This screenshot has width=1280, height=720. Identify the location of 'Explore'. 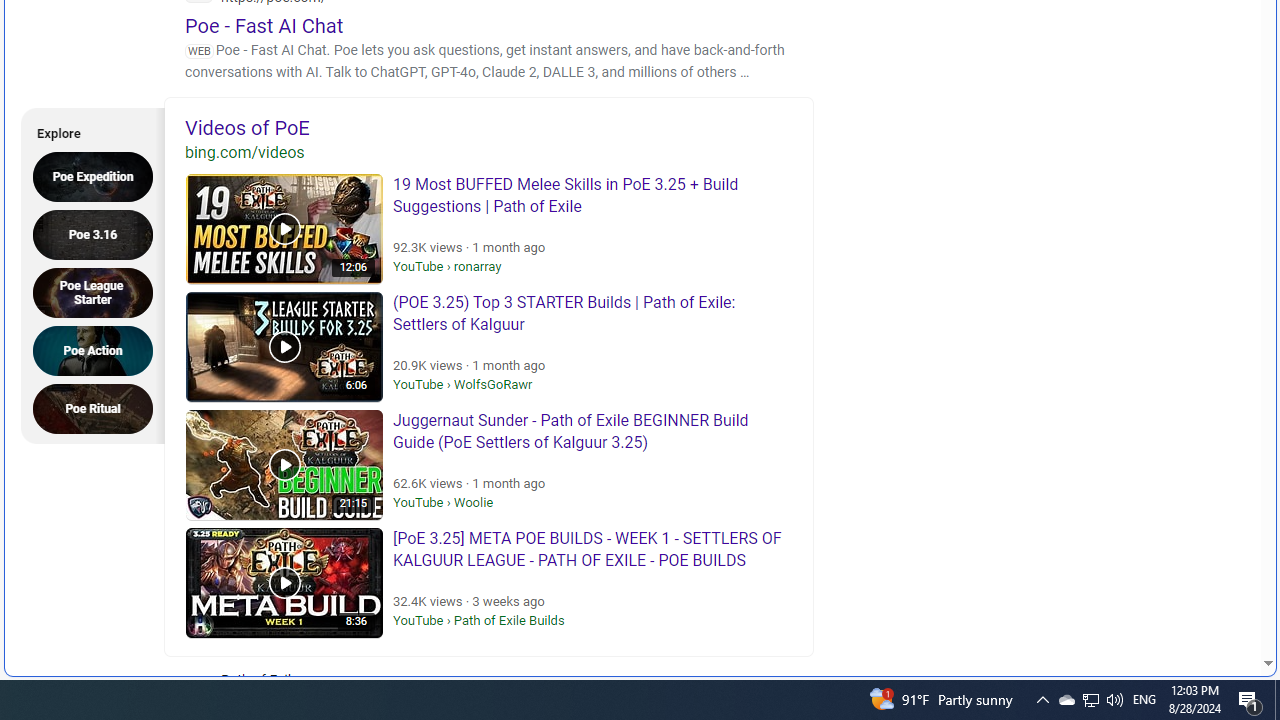
(86, 130).